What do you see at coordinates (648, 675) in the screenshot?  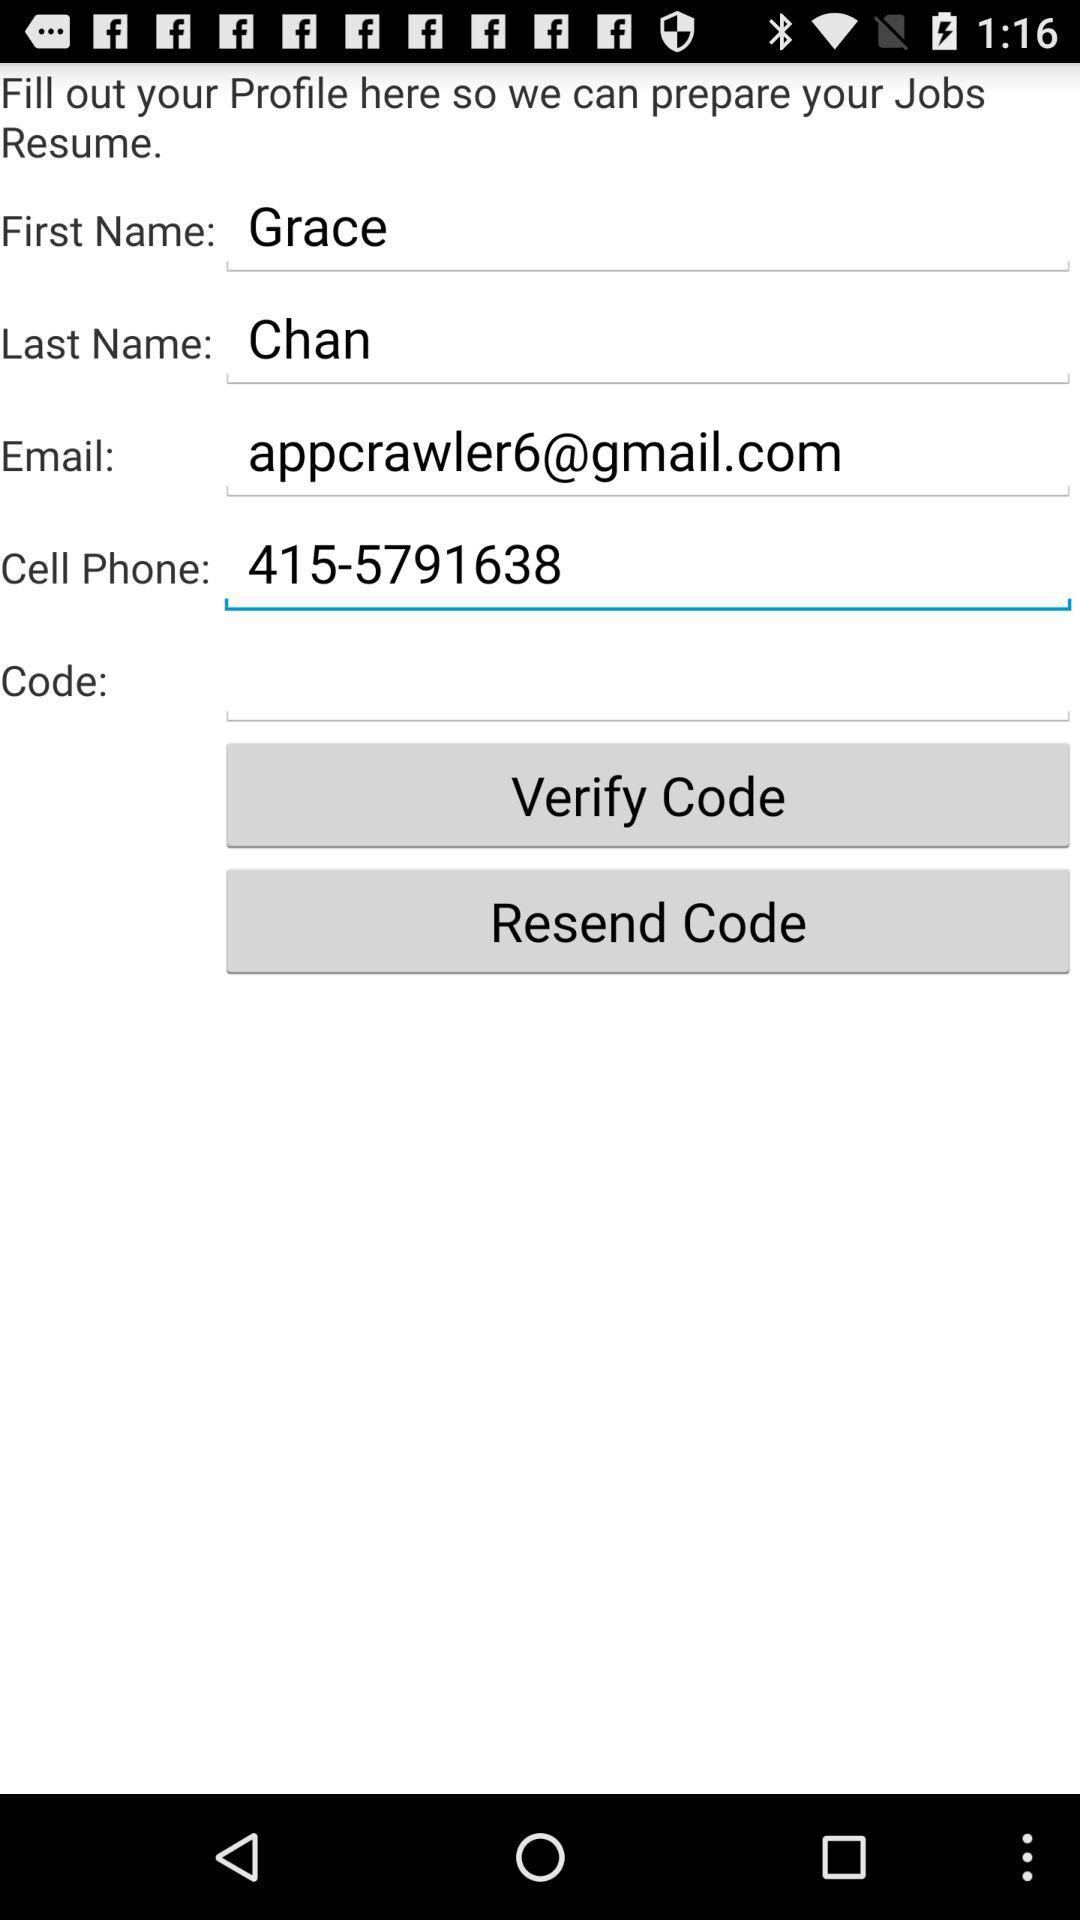 I see `code` at bounding box center [648, 675].